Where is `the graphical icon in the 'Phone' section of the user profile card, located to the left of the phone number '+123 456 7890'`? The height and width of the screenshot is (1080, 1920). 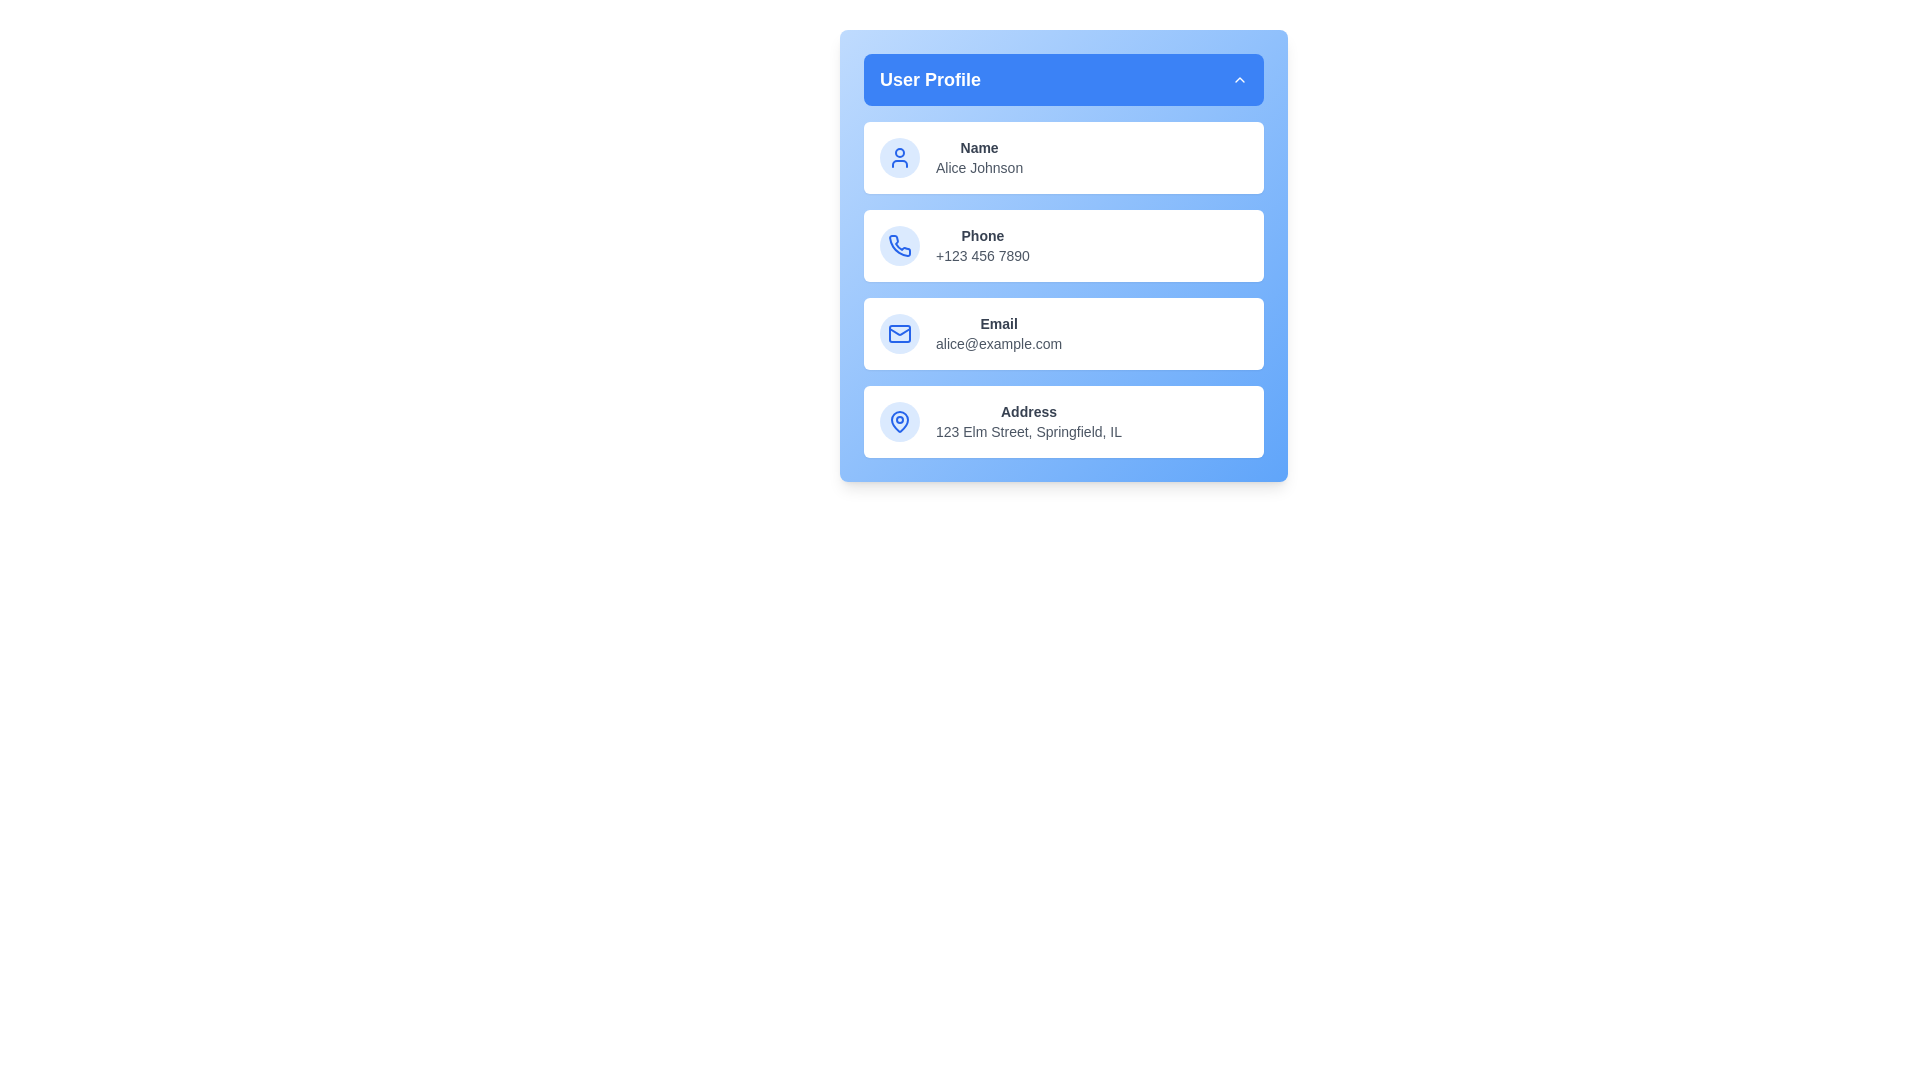 the graphical icon in the 'Phone' section of the user profile card, located to the left of the phone number '+123 456 7890' is located at coordinates (899, 244).